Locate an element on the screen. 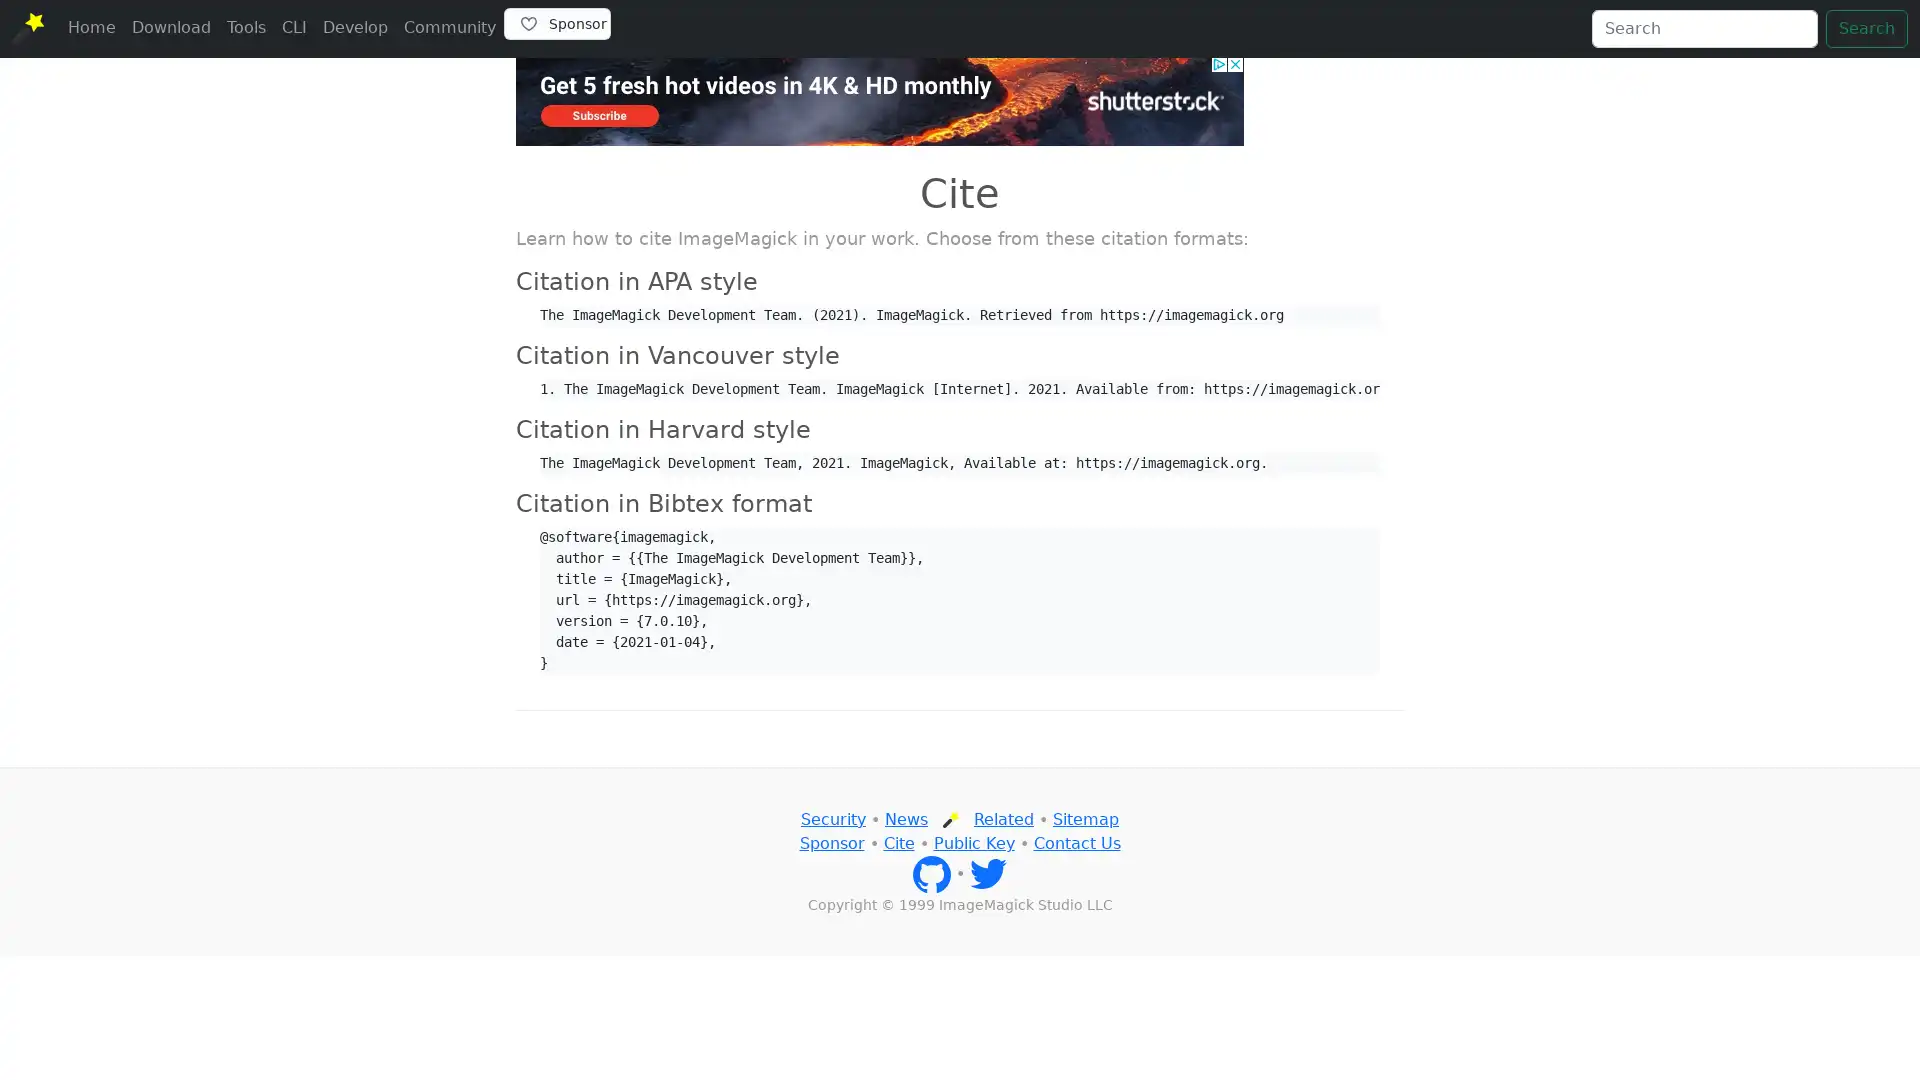 The width and height of the screenshot is (1920, 1080). Search is located at coordinates (1866, 29).